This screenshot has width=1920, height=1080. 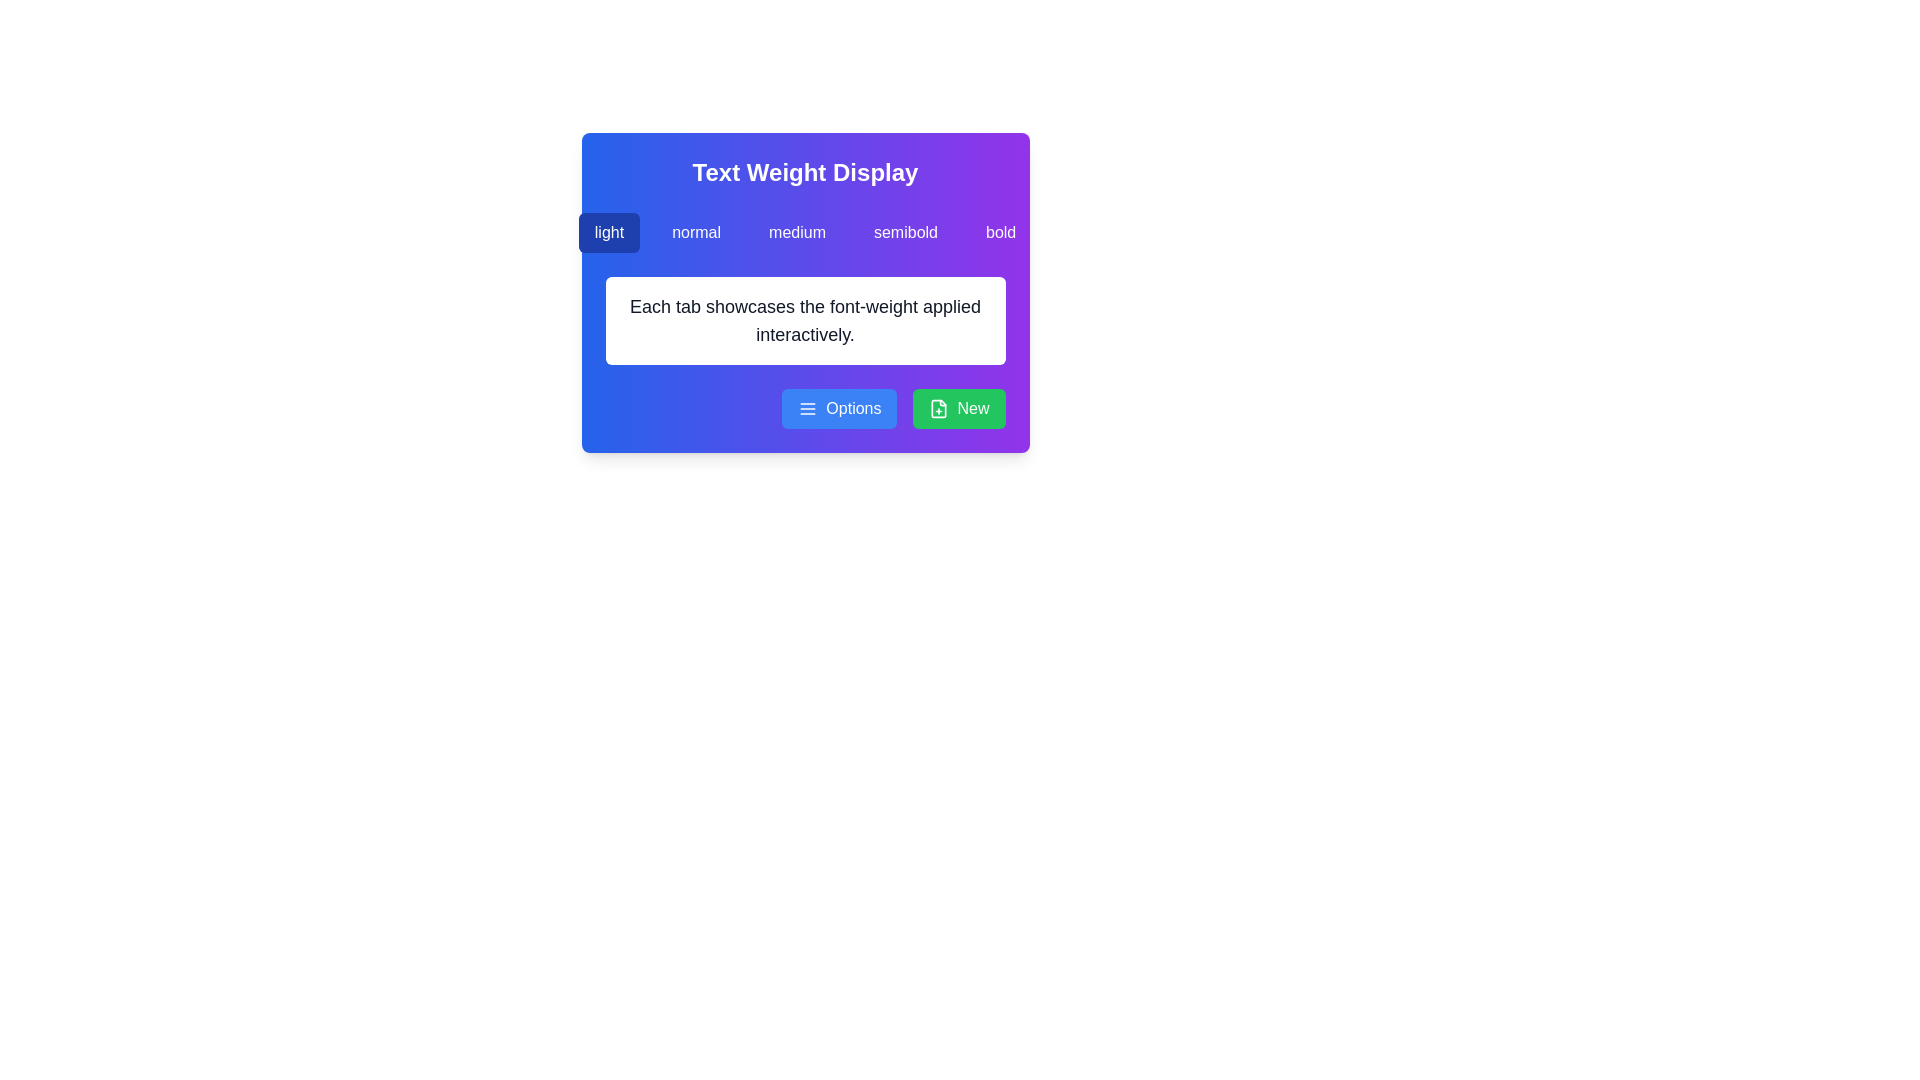 What do you see at coordinates (696, 231) in the screenshot?
I see `the 'normal' button` at bounding box center [696, 231].